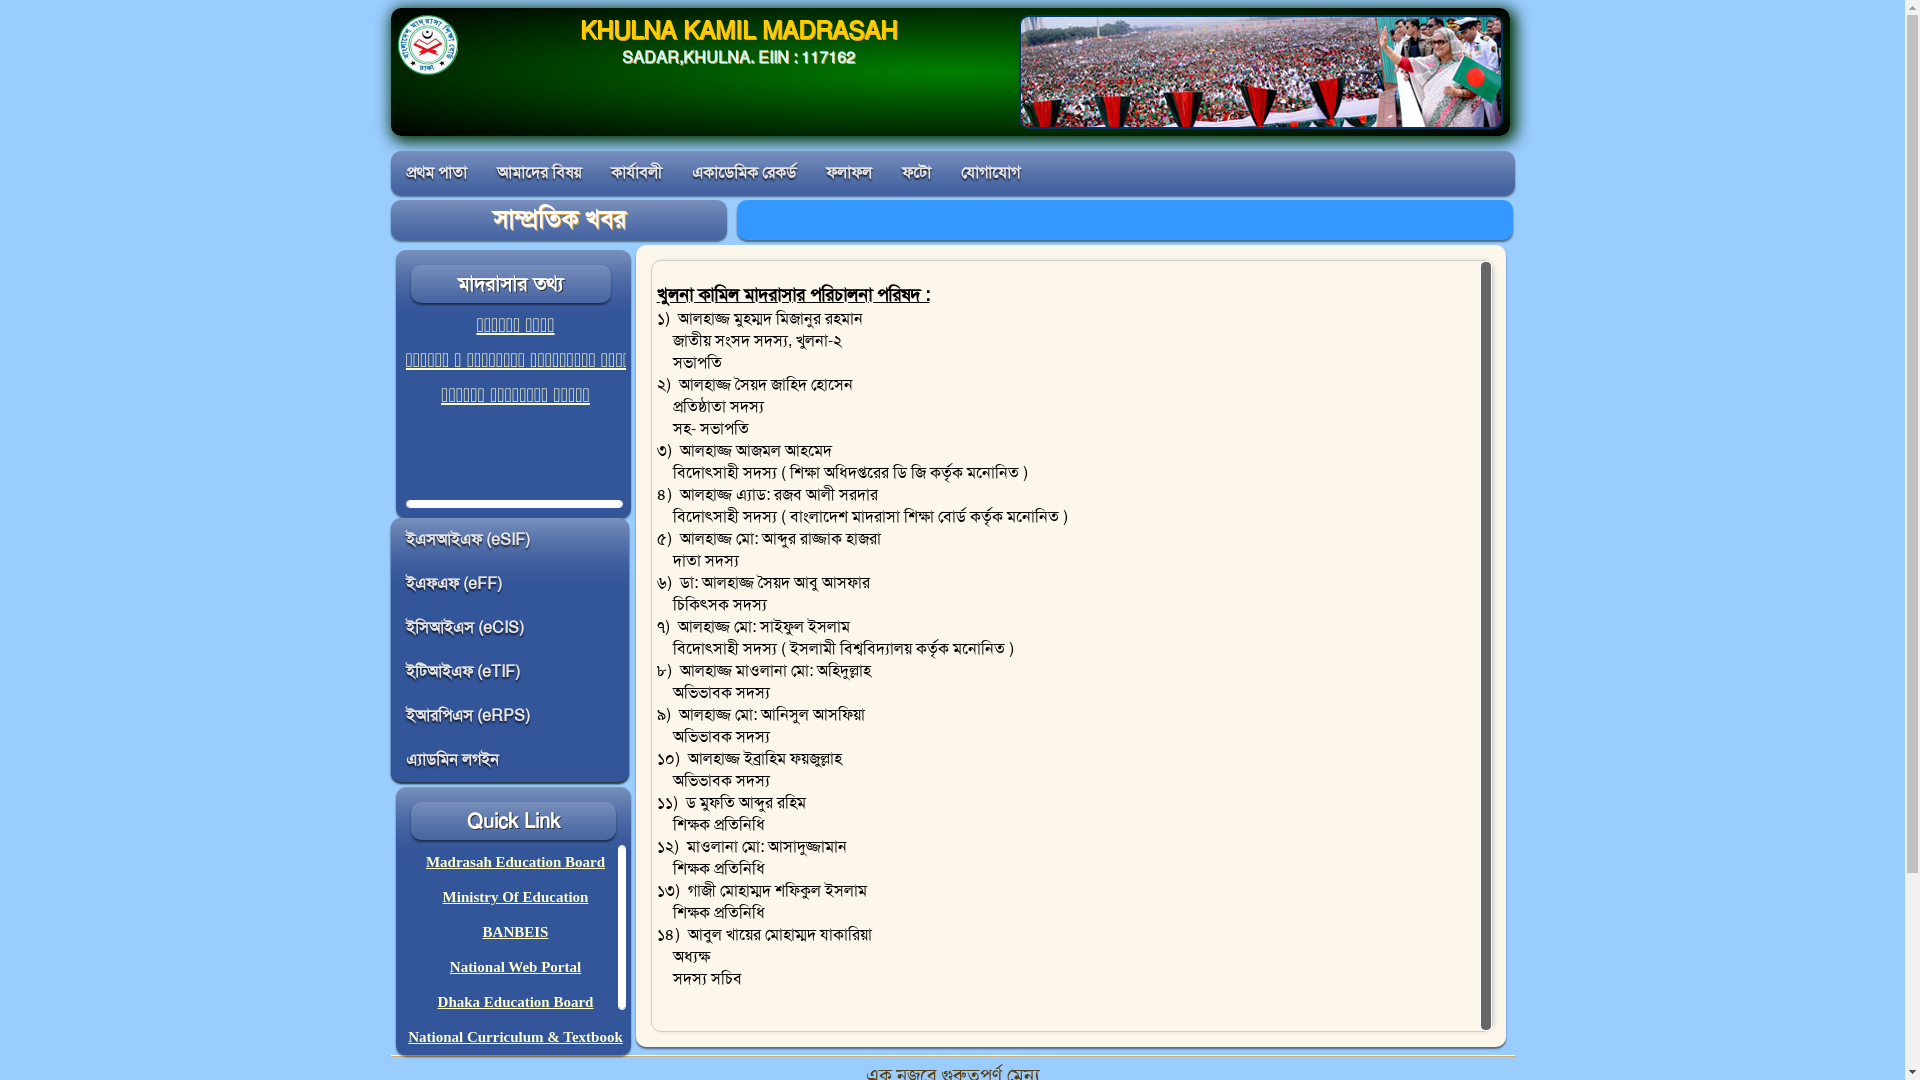 This screenshot has height=1080, width=1920. Describe the element at coordinates (483, 932) in the screenshot. I see `'BANBEIS'` at that location.